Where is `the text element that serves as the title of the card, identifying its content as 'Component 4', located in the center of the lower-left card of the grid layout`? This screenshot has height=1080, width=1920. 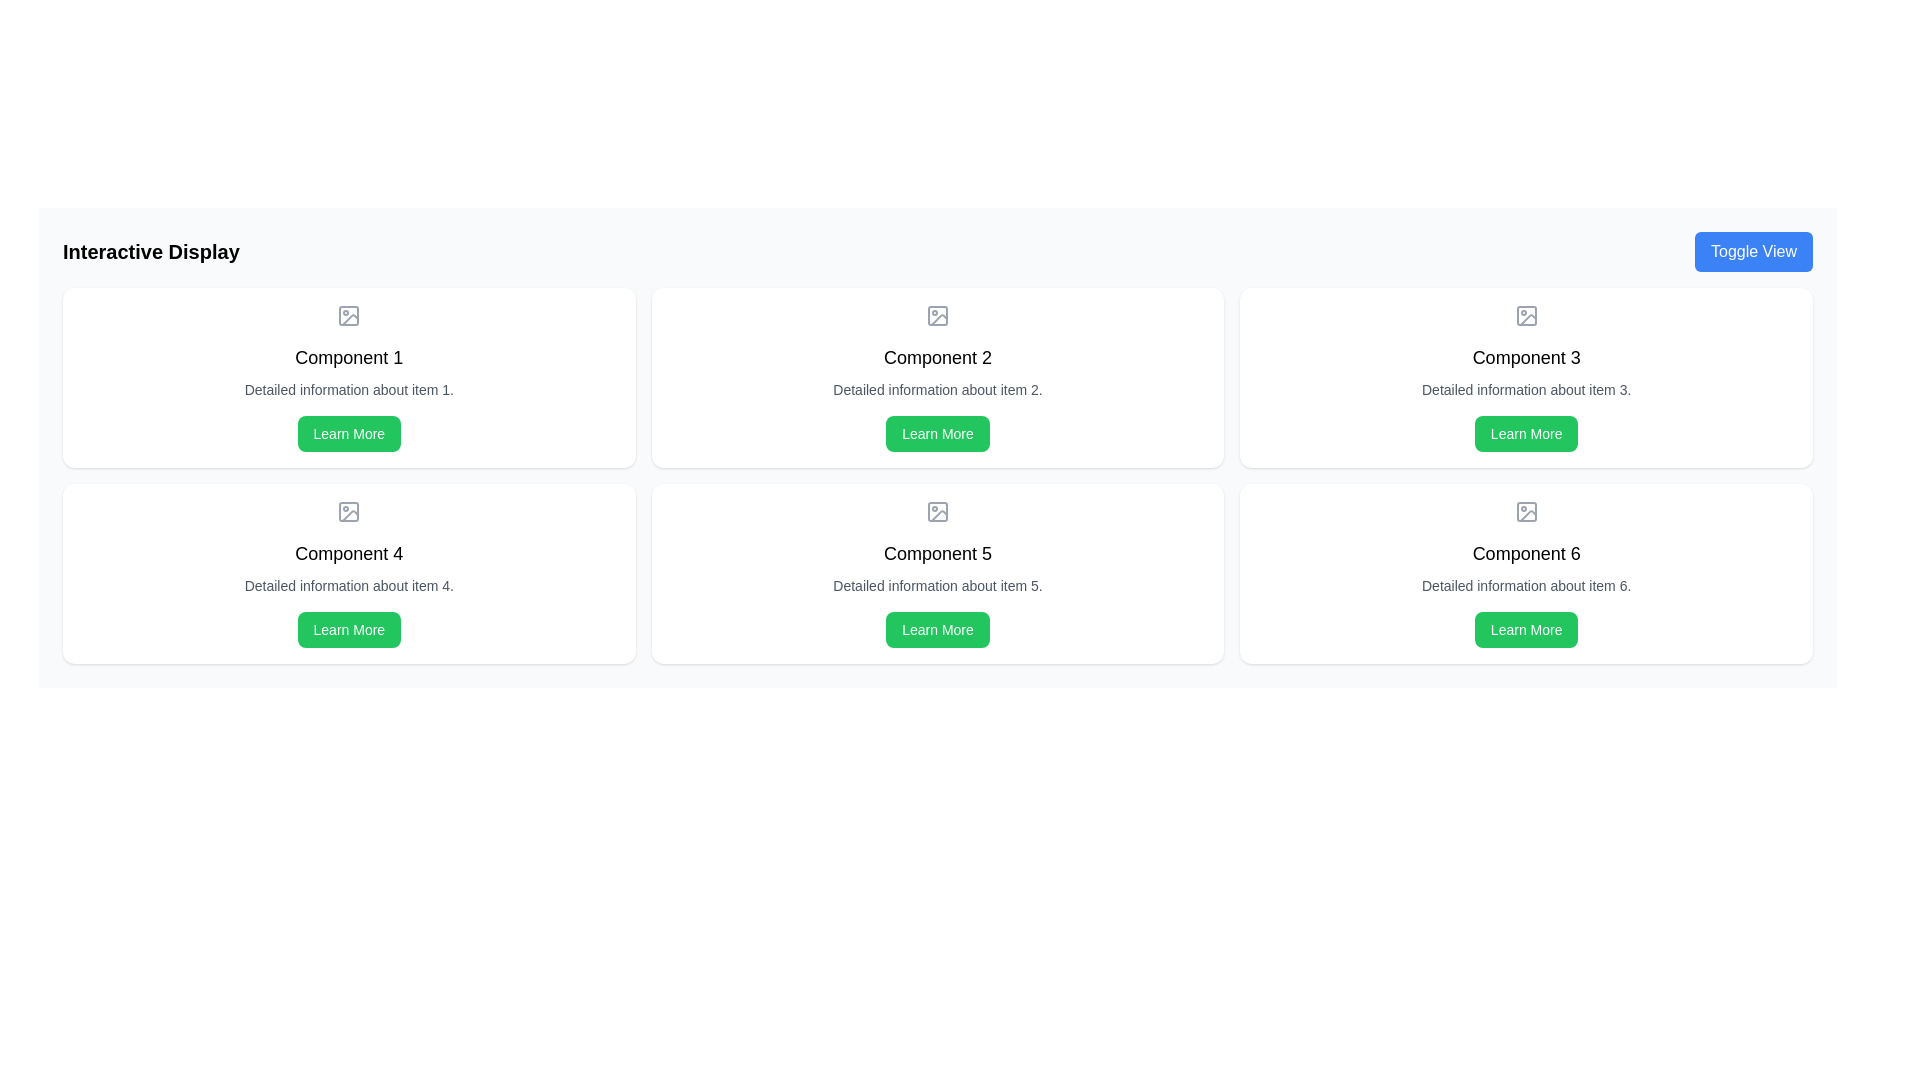 the text element that serves as the title of the card, identifying its content as 'Component 4', located in the center of the lower-left card of the grid layout is located at coordinates (349, 554).